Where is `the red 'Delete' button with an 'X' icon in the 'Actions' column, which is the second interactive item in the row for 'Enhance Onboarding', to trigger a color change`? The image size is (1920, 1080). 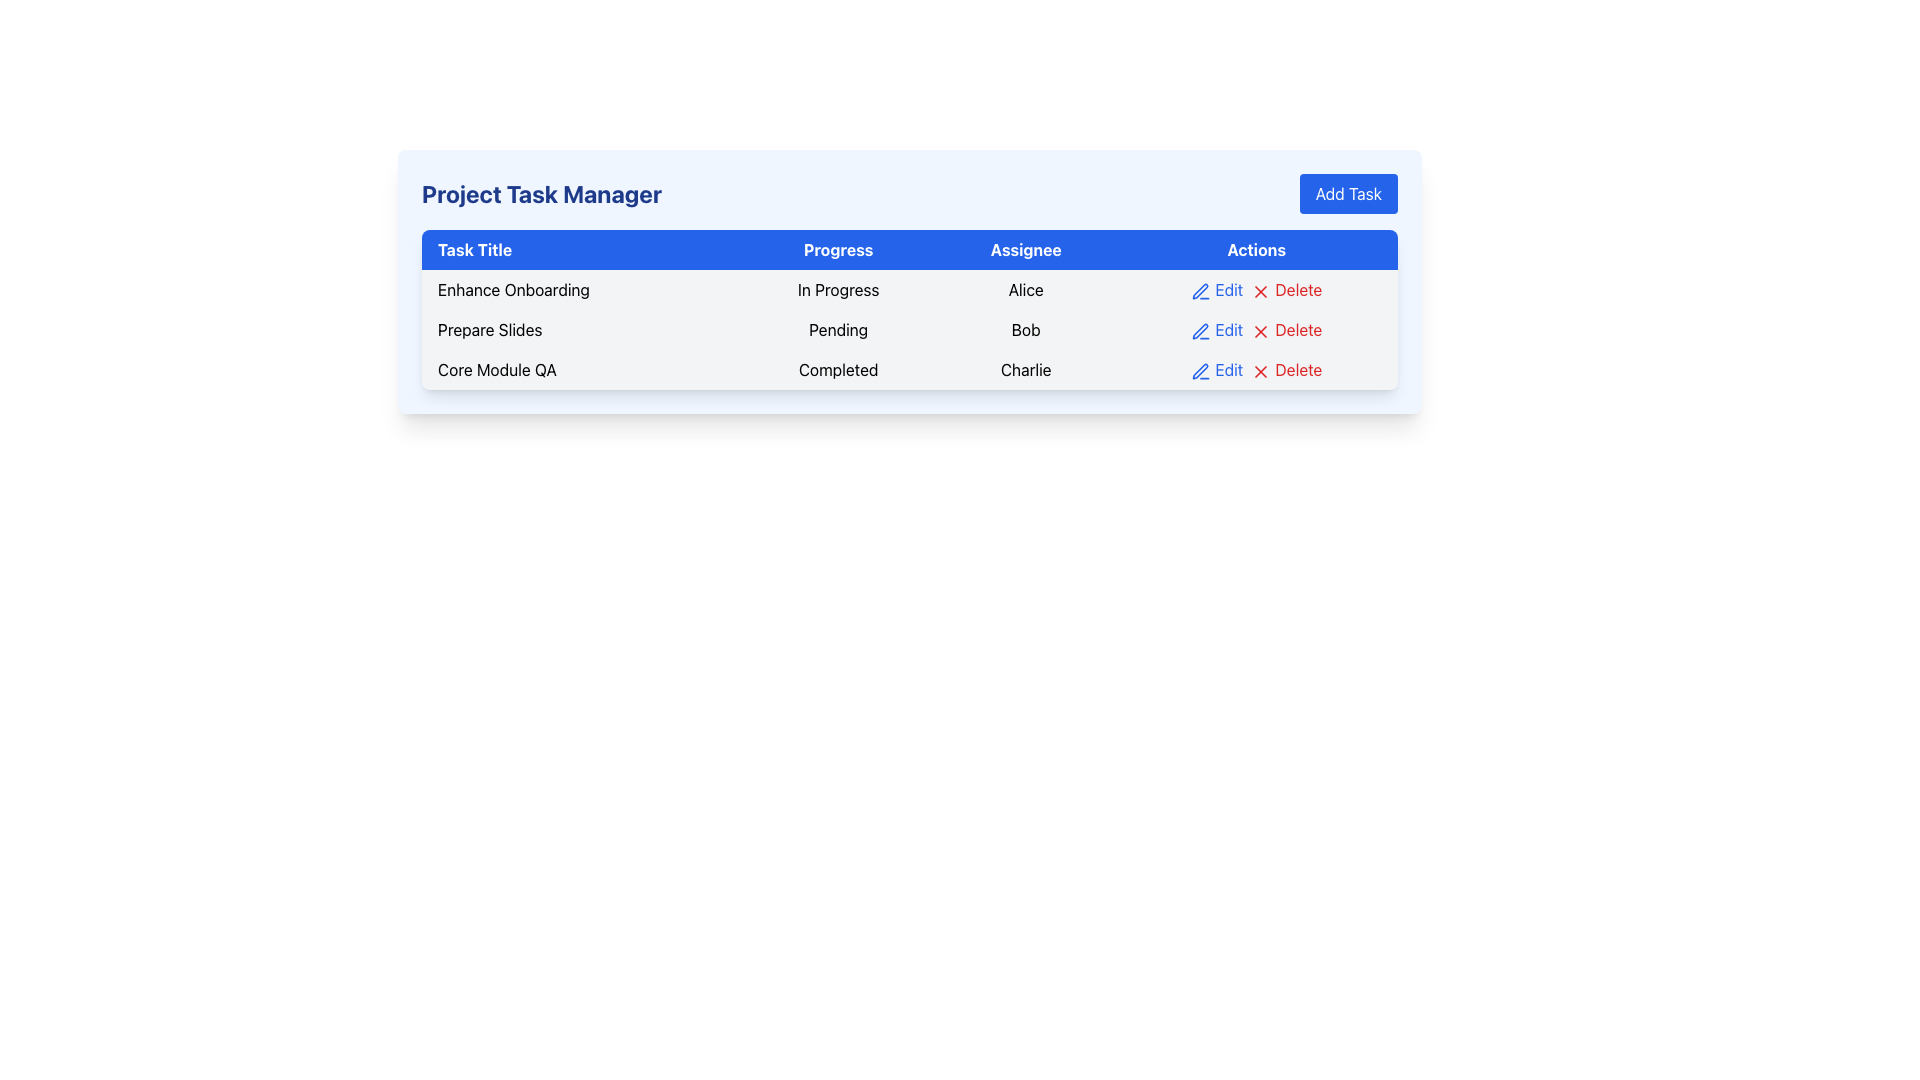
the red 'Delete' button with an 'X' icon in the 'Actions' column, which is the second interactive item in the row for 'Enhance Onboarding', to trigger a color change is located at coordinates (1286, 289).